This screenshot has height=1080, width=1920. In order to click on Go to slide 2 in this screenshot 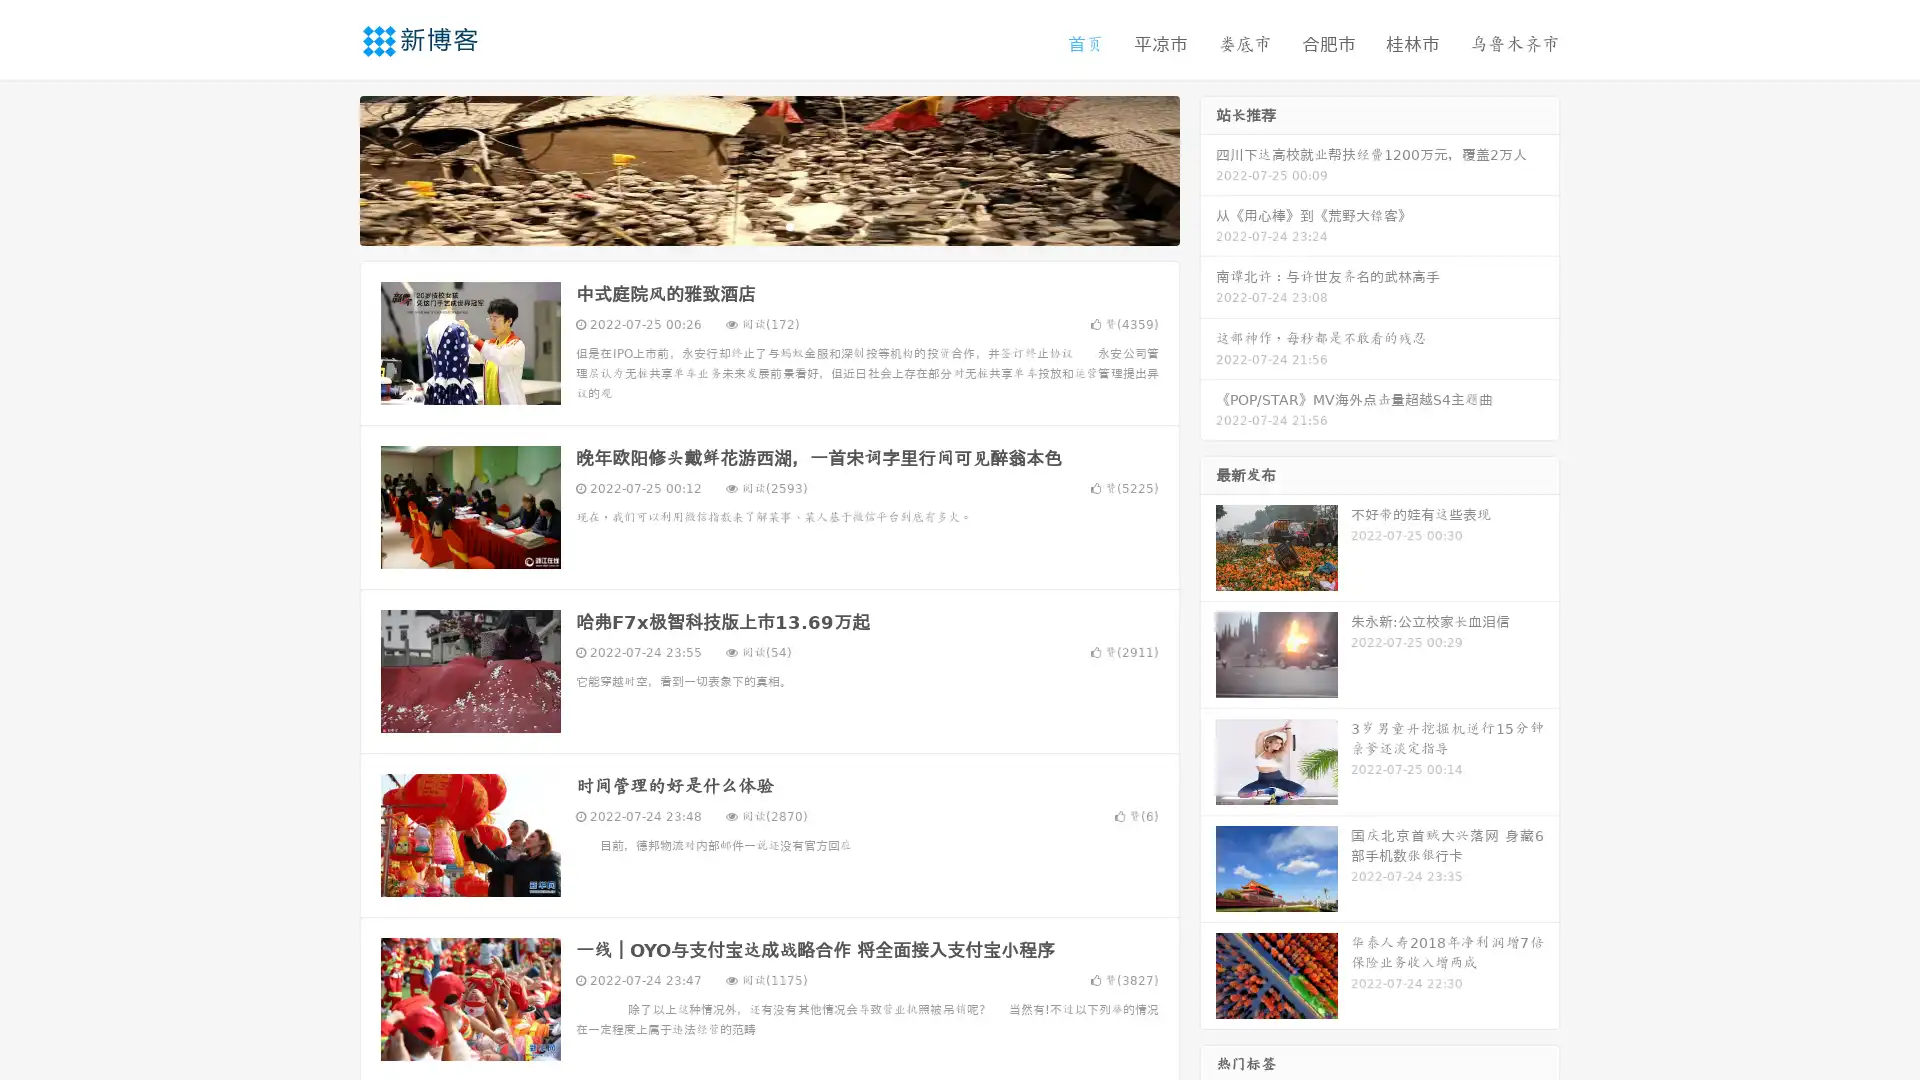, I will do `click(768, 225)`.